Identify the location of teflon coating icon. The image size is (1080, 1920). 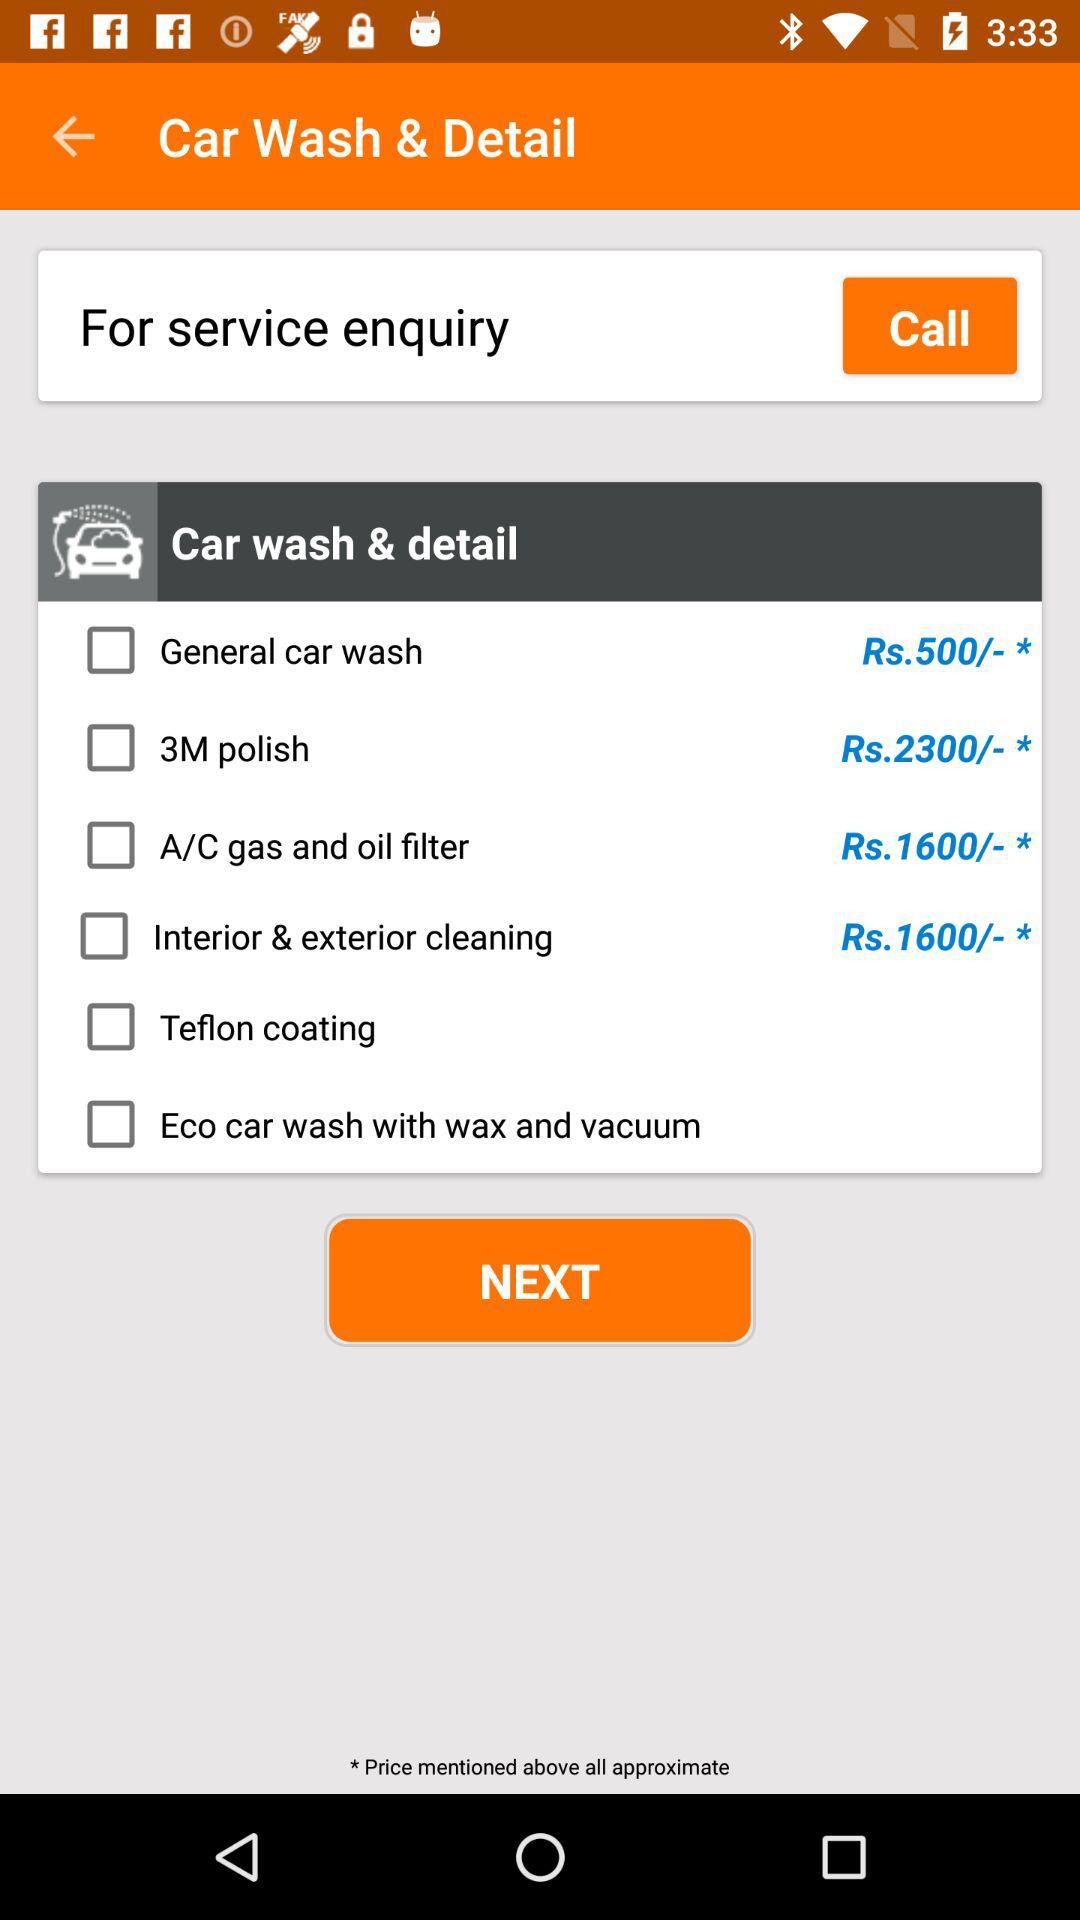
(546, 1026).